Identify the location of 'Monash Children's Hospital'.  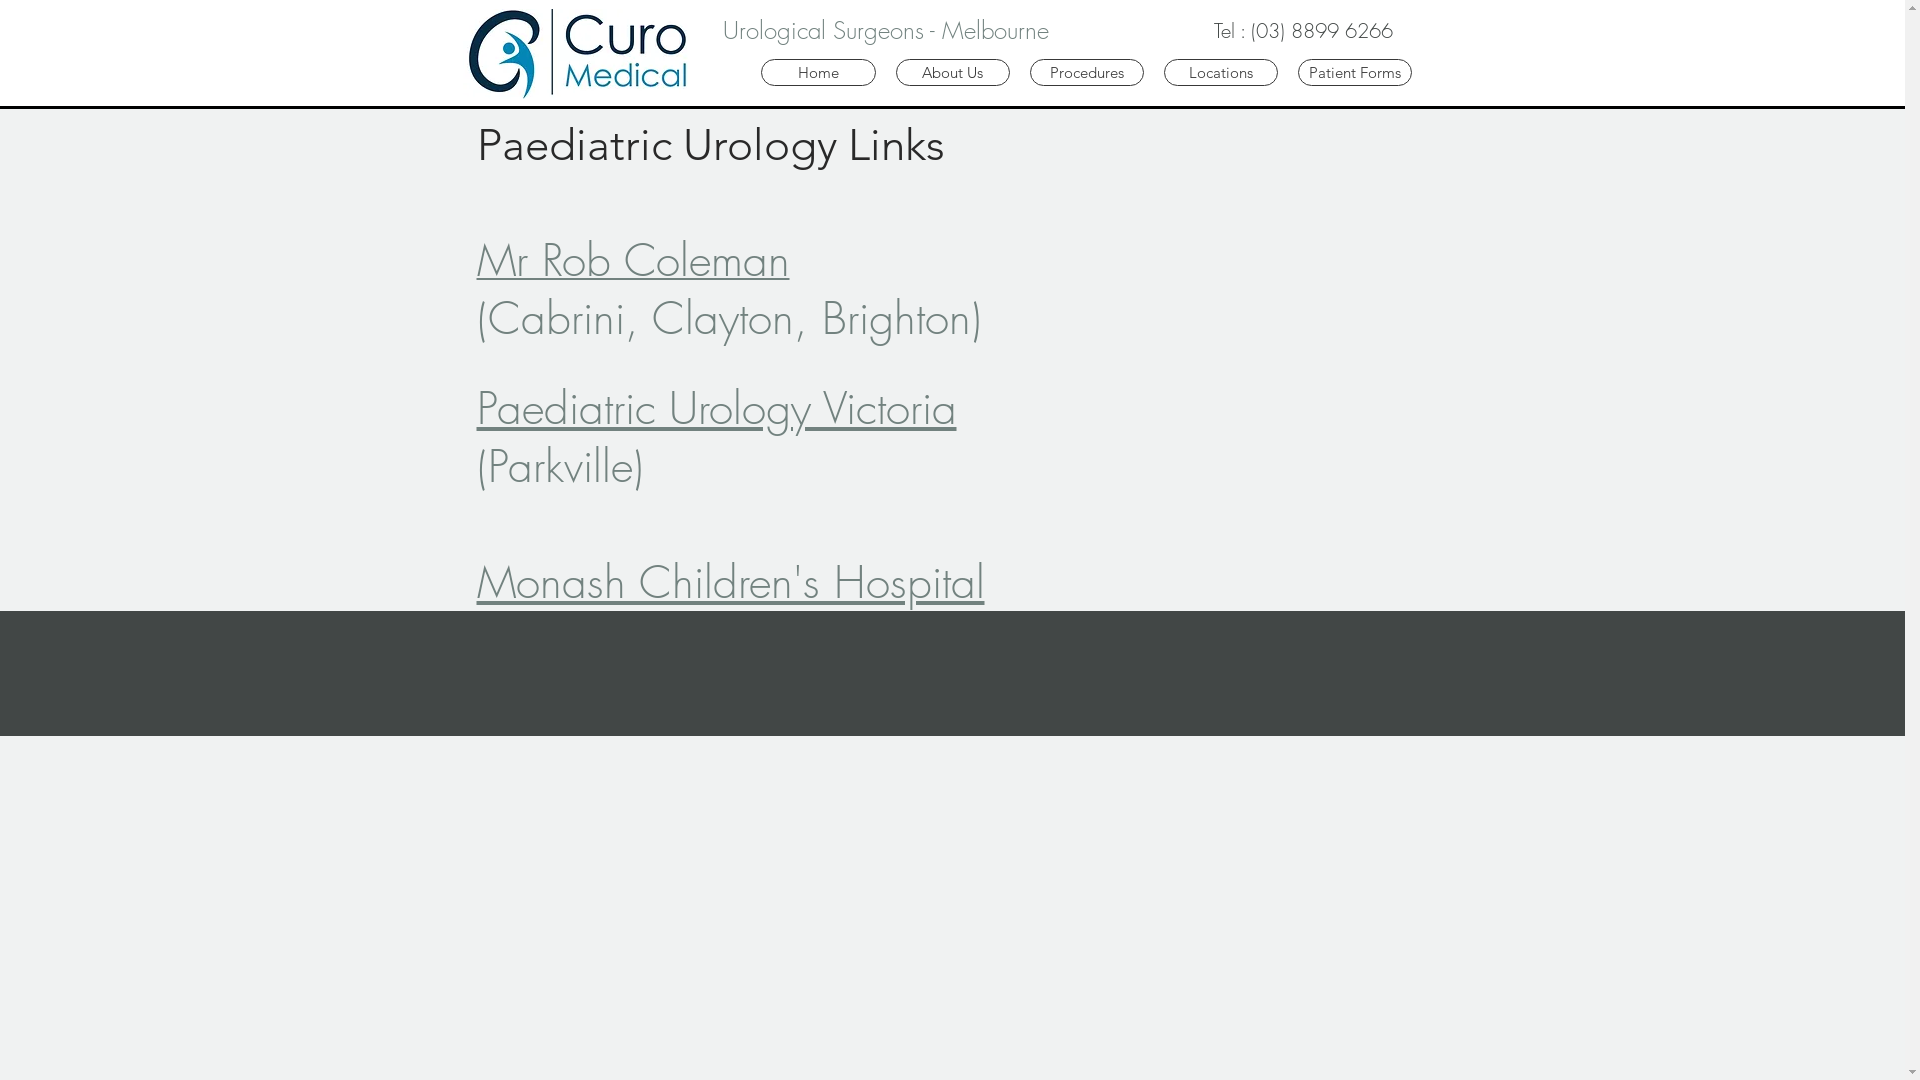
(728, 582).